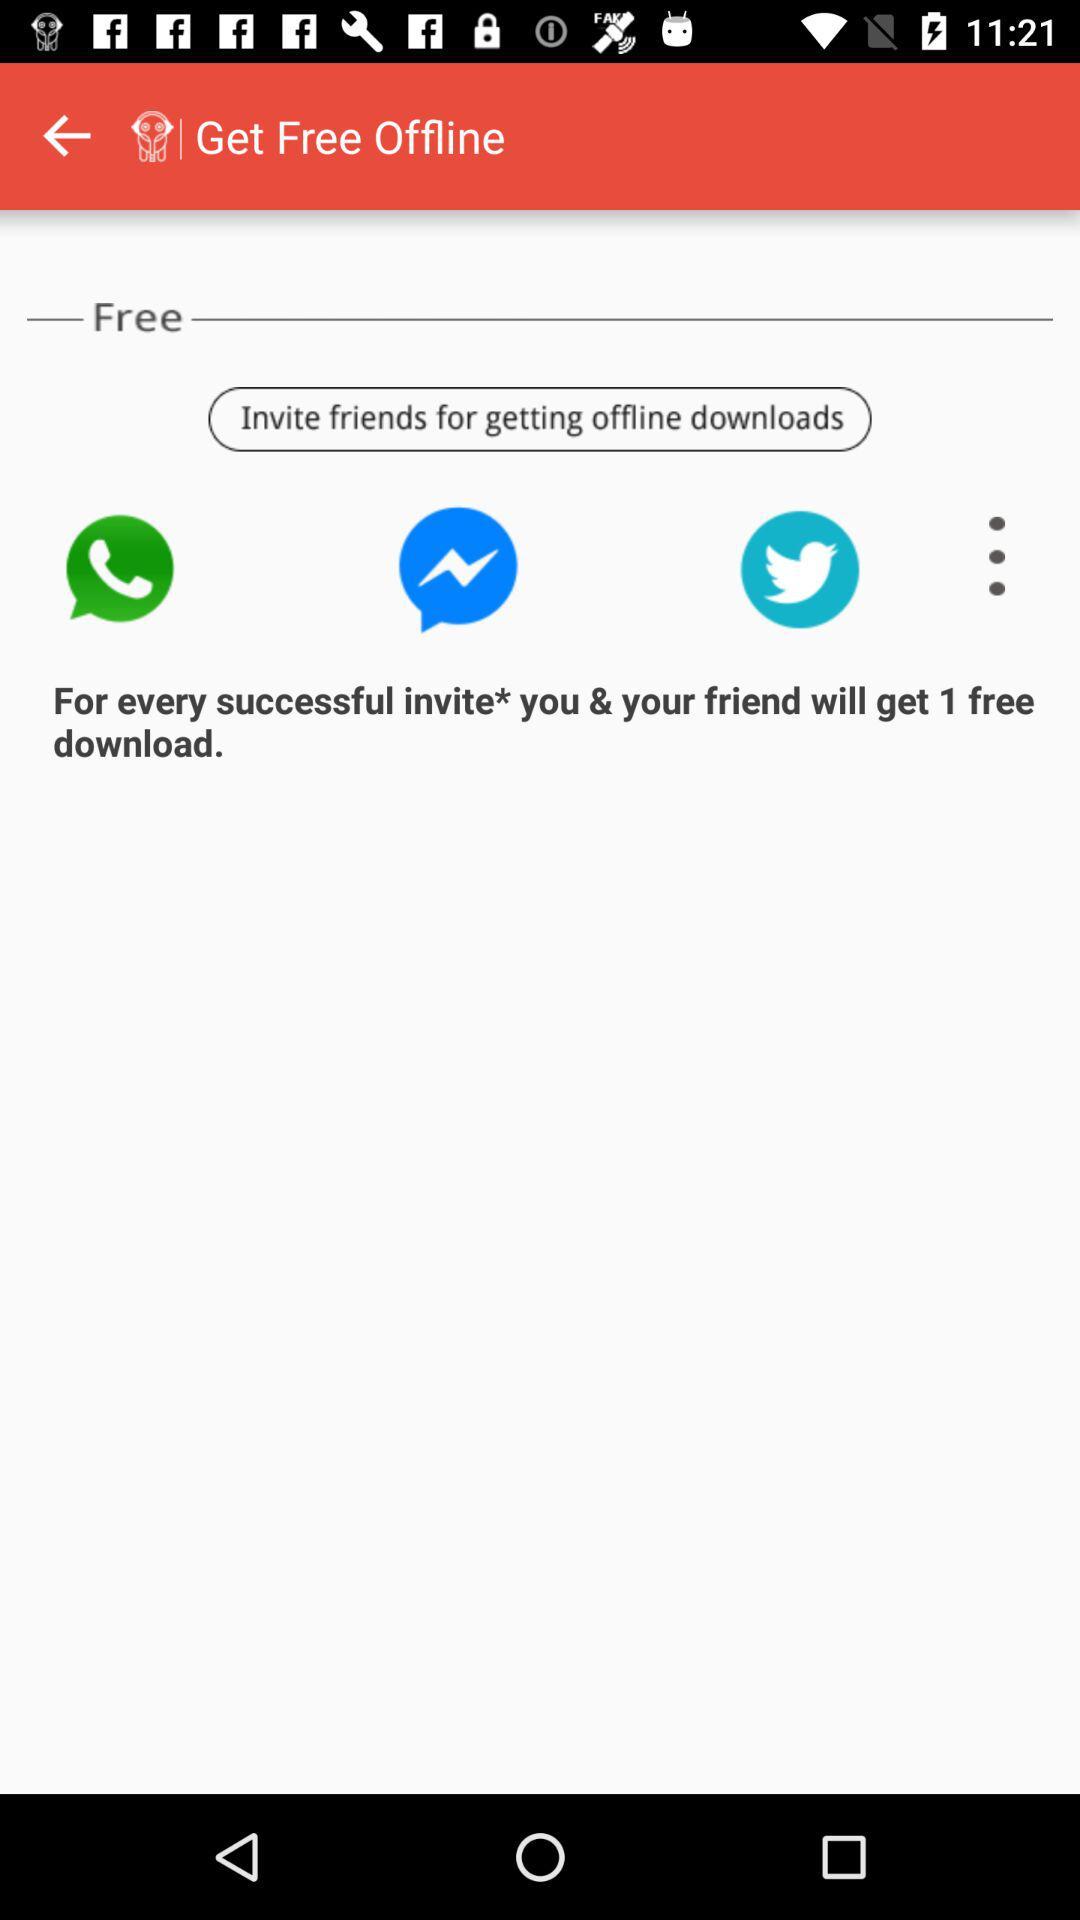 This screenshot has width=1080, height=1920. What do you see at coordinates (65, 134) in the screenshot?
I see `back` at bounding box center [65, 134].